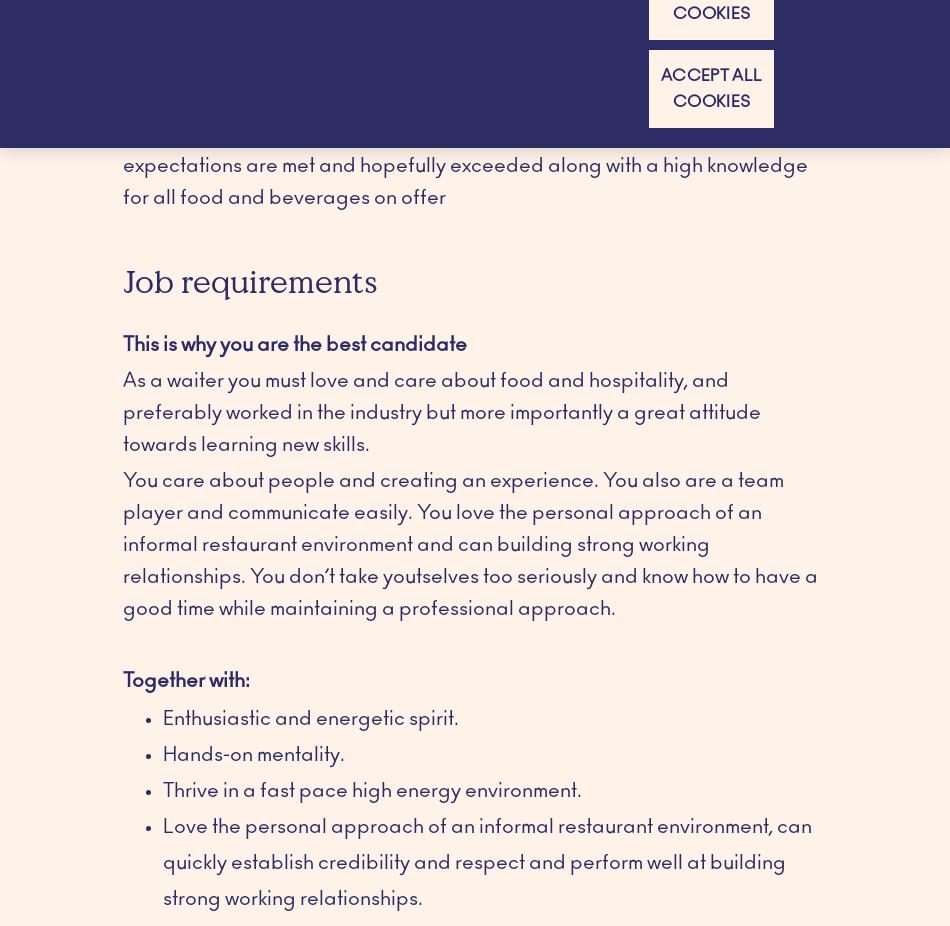 The width and height of the screenshot is (950, 926). What do you see at coordinates (293, 96) in the screenshot?
I see `'This is why your new job is challenging'` at bounding box center [293, 96].